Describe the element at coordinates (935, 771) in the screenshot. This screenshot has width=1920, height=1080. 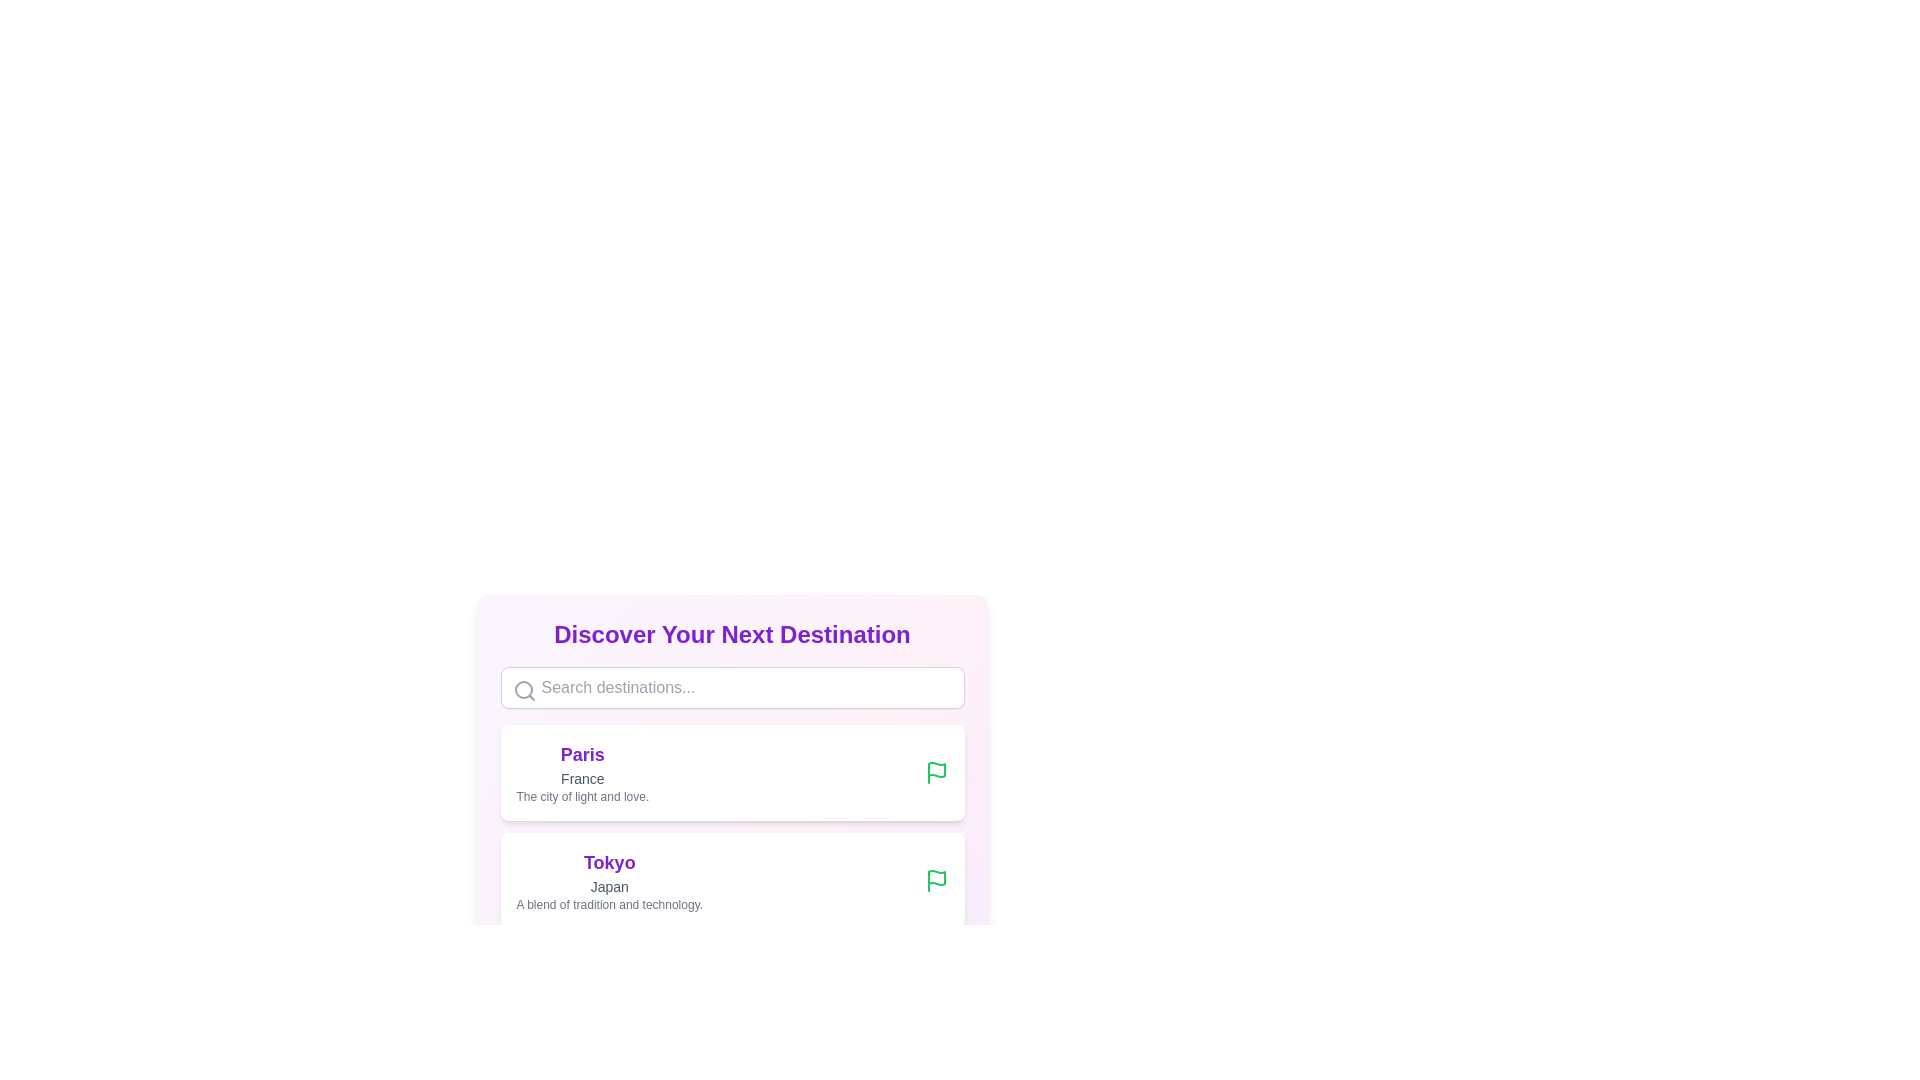
I see `the flag icon located in the top-right area of the 'Paris' card, which indicates relevance or marks it as a favorite` at that location.